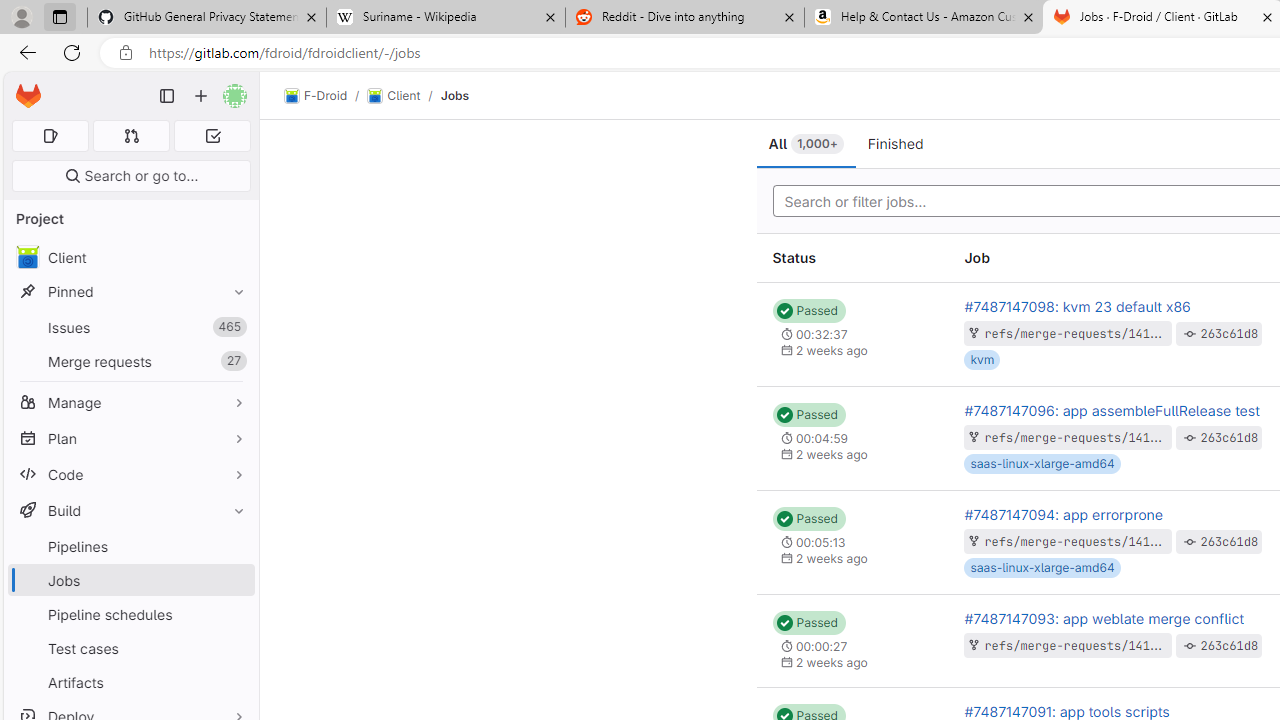 The width and height of the screenshot is (1280, 720). I want to click on 'Pin Jobs', so click(234, 580).